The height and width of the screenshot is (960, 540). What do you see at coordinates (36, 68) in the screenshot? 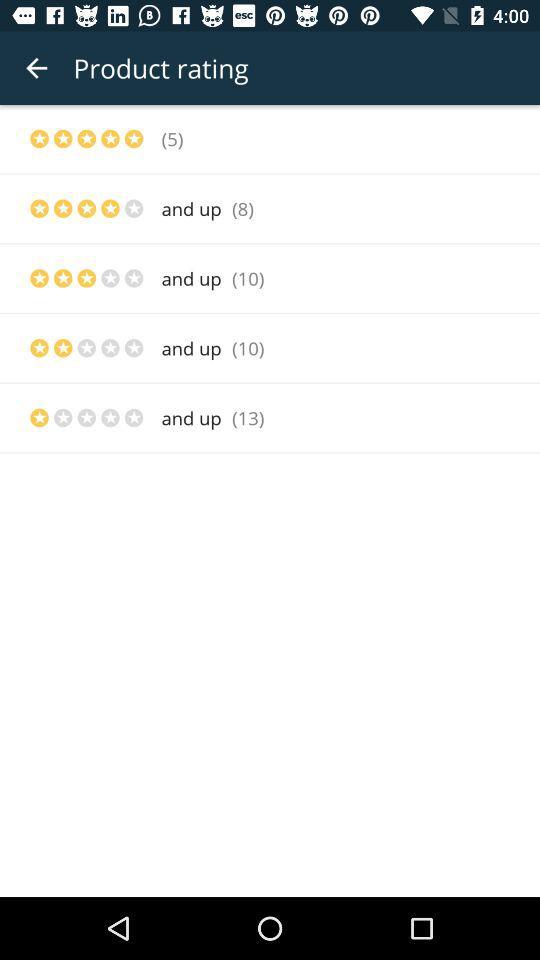
I see `the icon next to the product rating item` at bounding box center [36, 68].